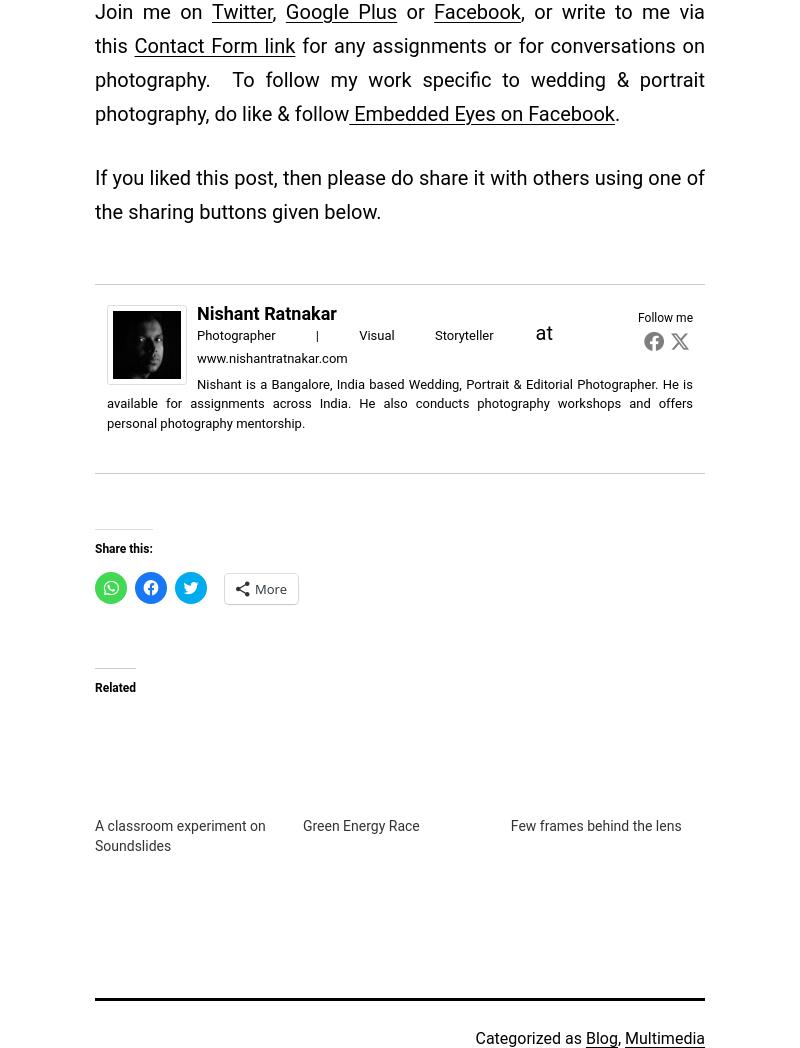 The image size is (800, 1048). I want to click on 'Nishant Ratnakar', so click(265, 312).